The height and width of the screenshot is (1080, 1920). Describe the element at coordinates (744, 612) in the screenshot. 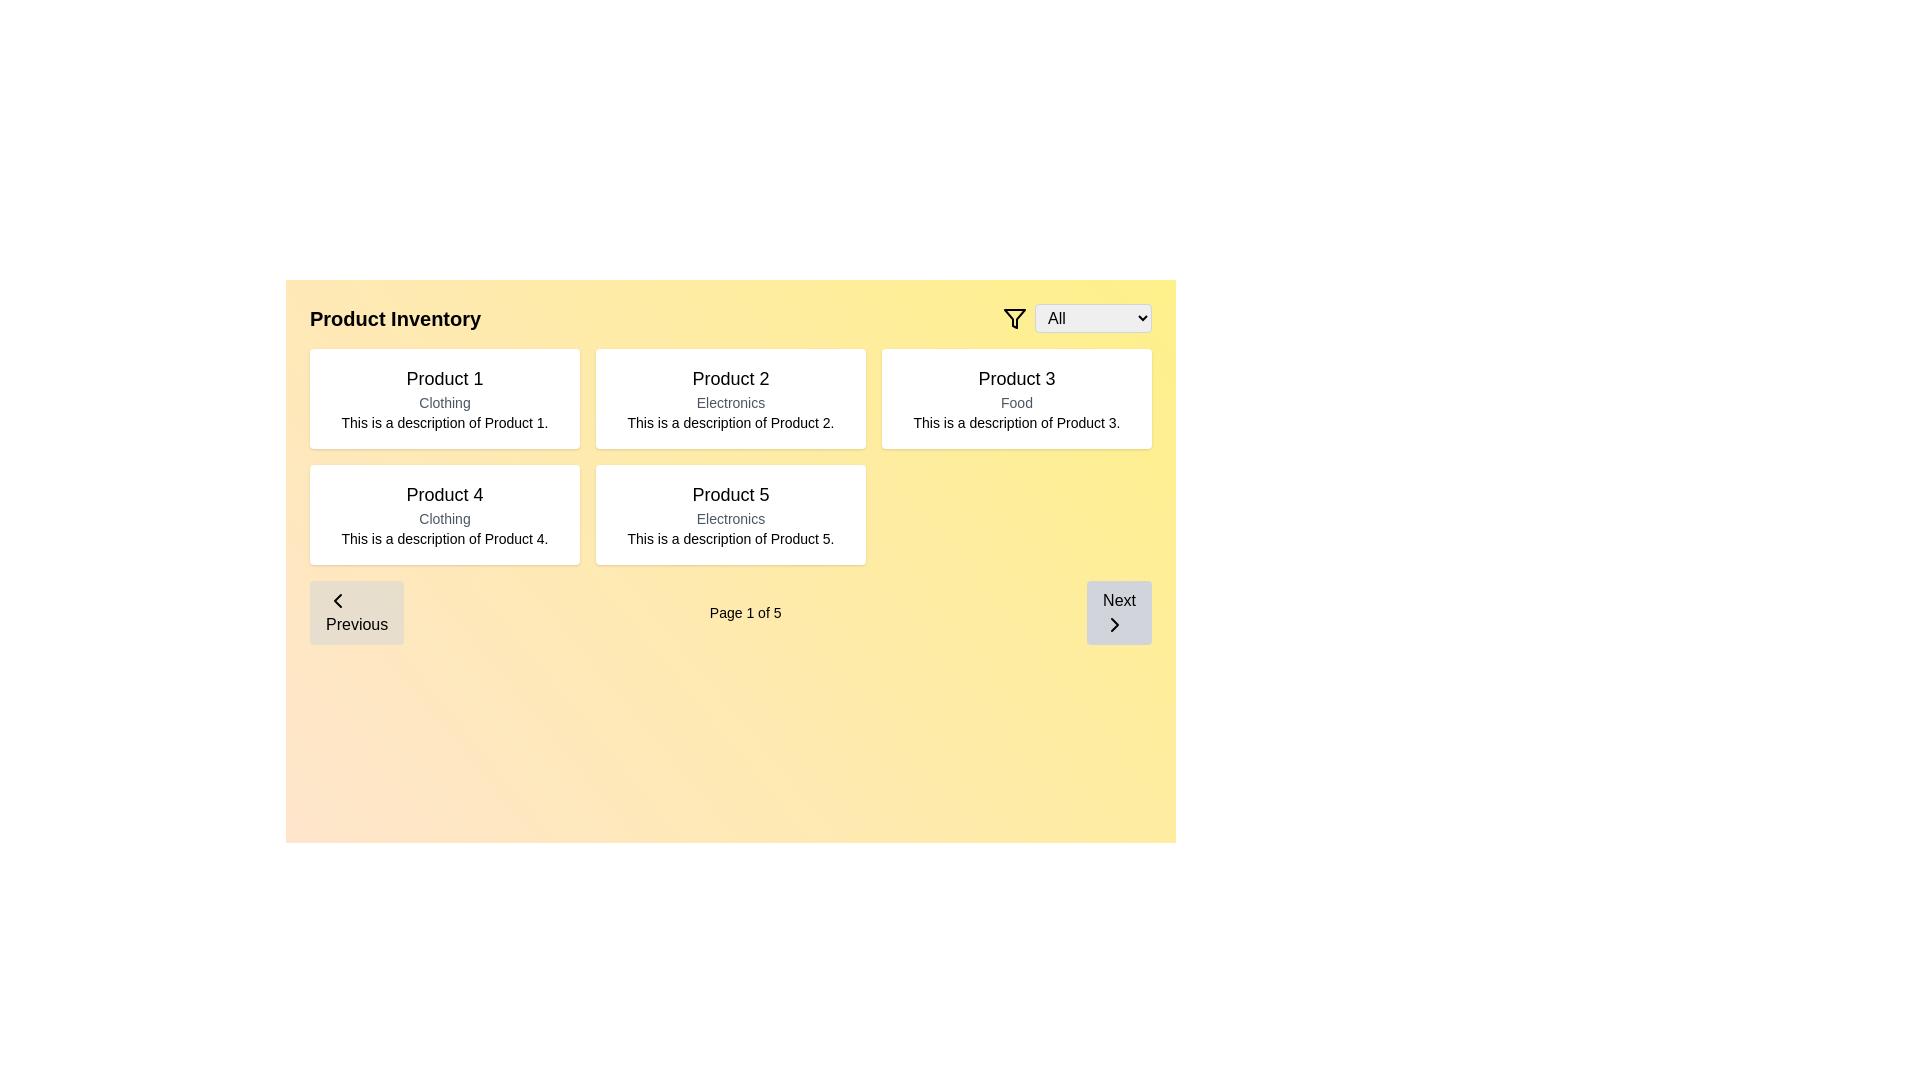

I see `the Static Text Label that displays the current page number and total pages, located centrally between the 'Previous' and 'Next' buttons` at that location.